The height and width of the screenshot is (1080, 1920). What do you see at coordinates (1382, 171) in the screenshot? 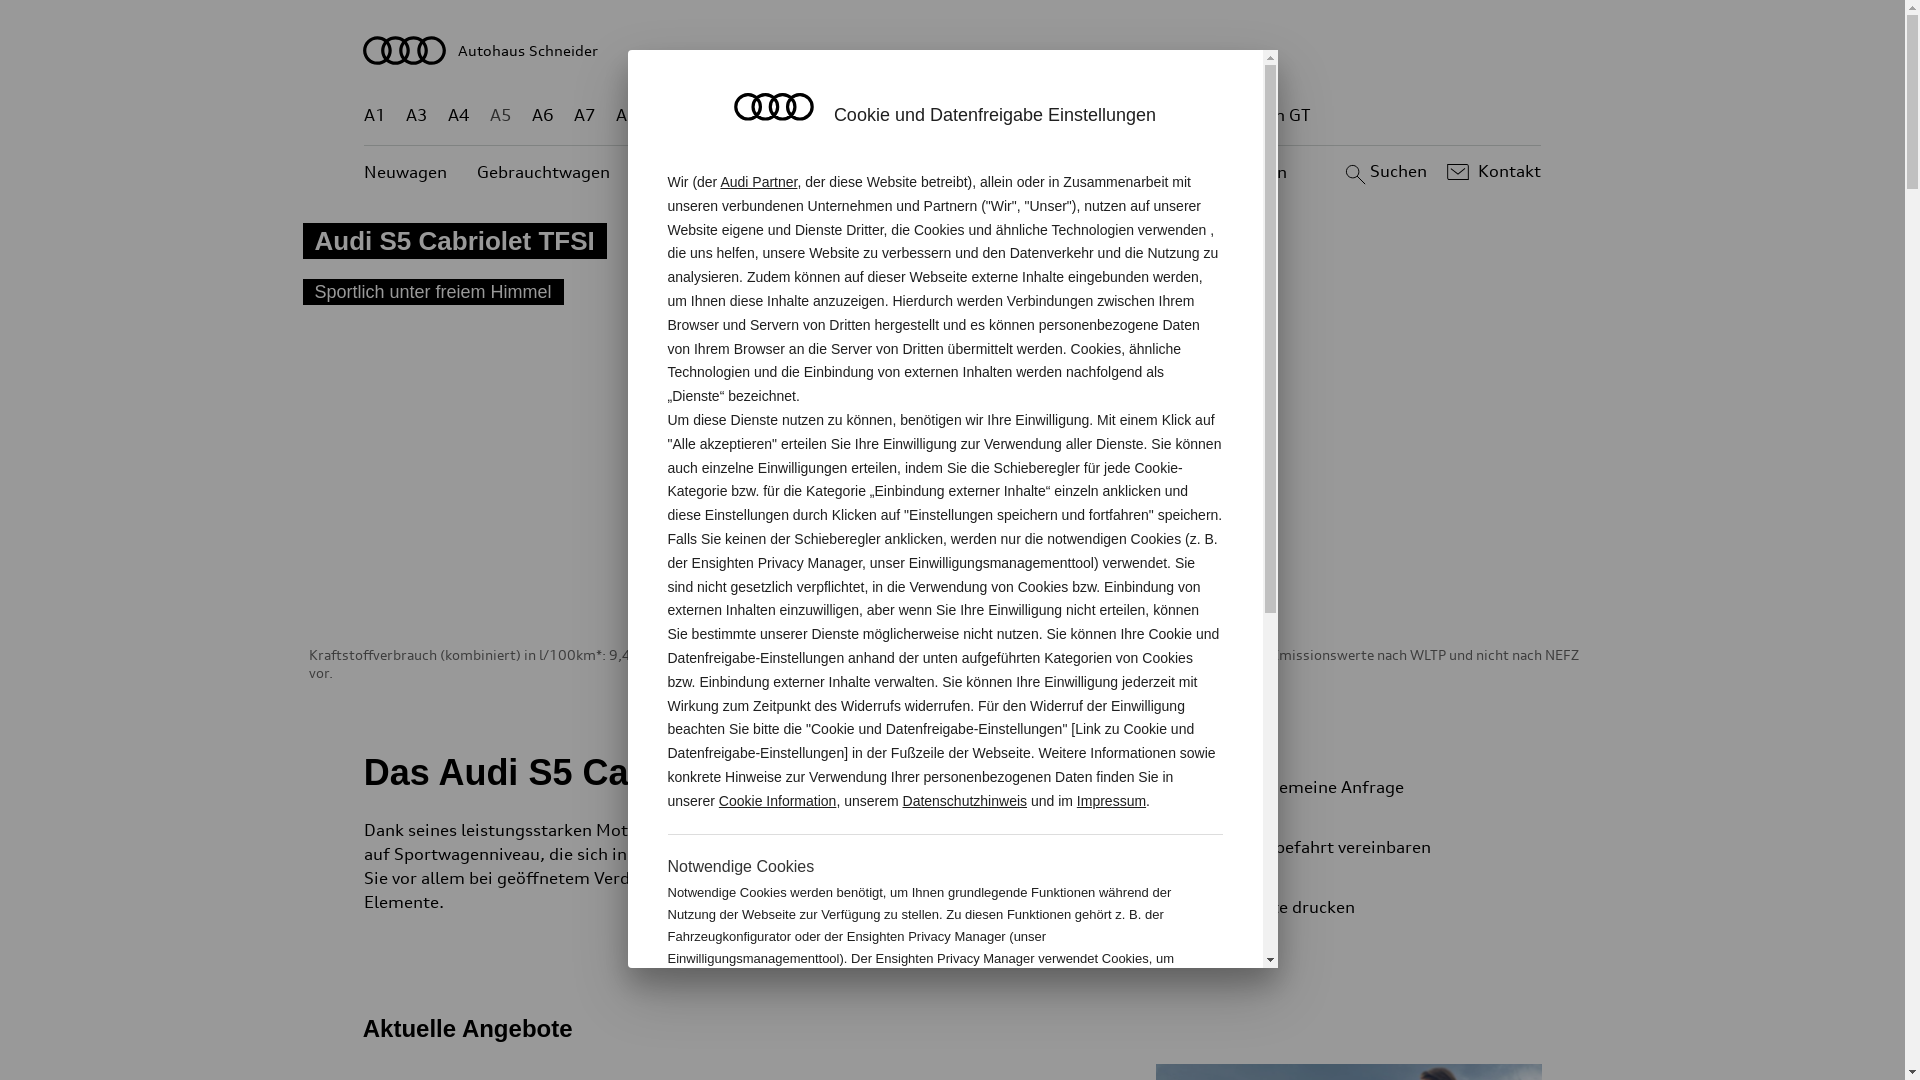
I see `'Suchen'` at bounding box center [1382, 171].